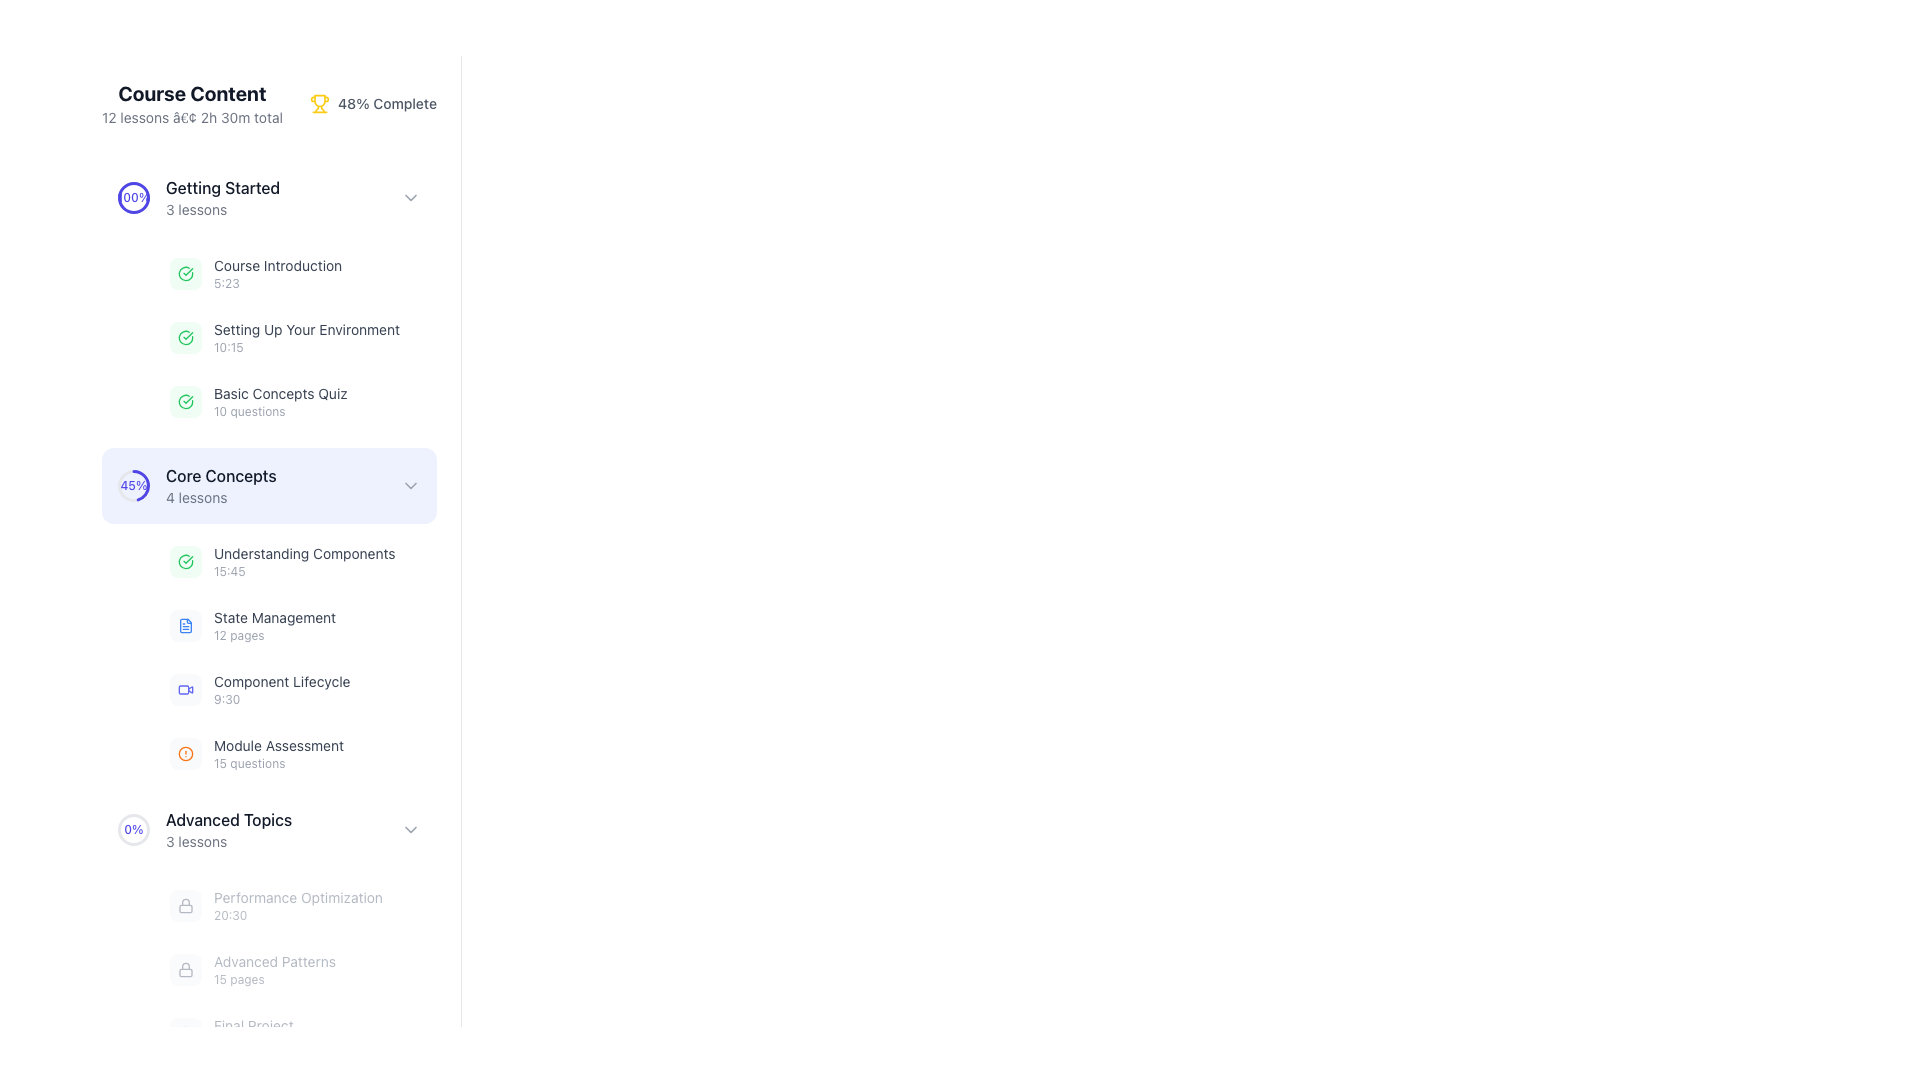  I want to click on the text label reading 'State Management', which is the second main item in the 'Core Concepts' section of the course content, positioned above '12 pages', so click(273, 616).